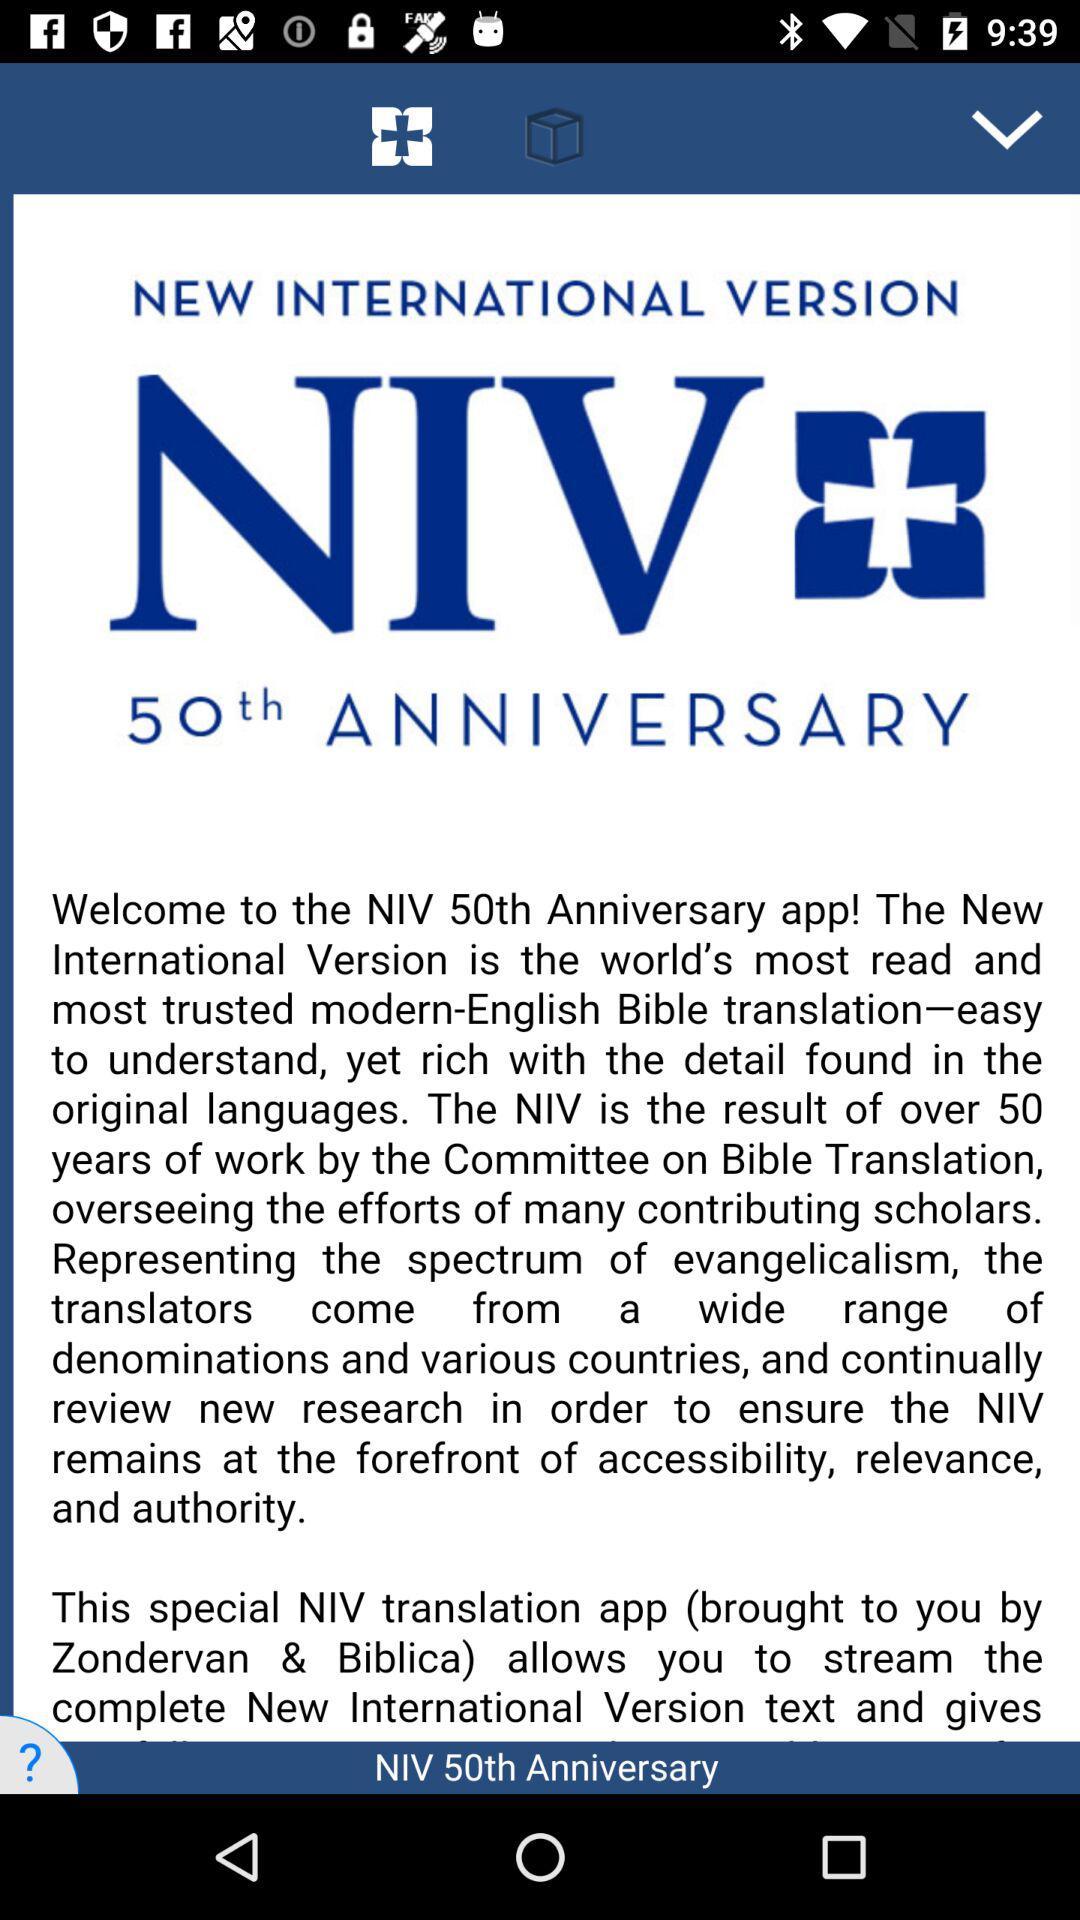 This screenshot has height=1920, width=1080. Describe the element at coordinates (947, 1753) in the screenshot. I see `the close icon` at that location.